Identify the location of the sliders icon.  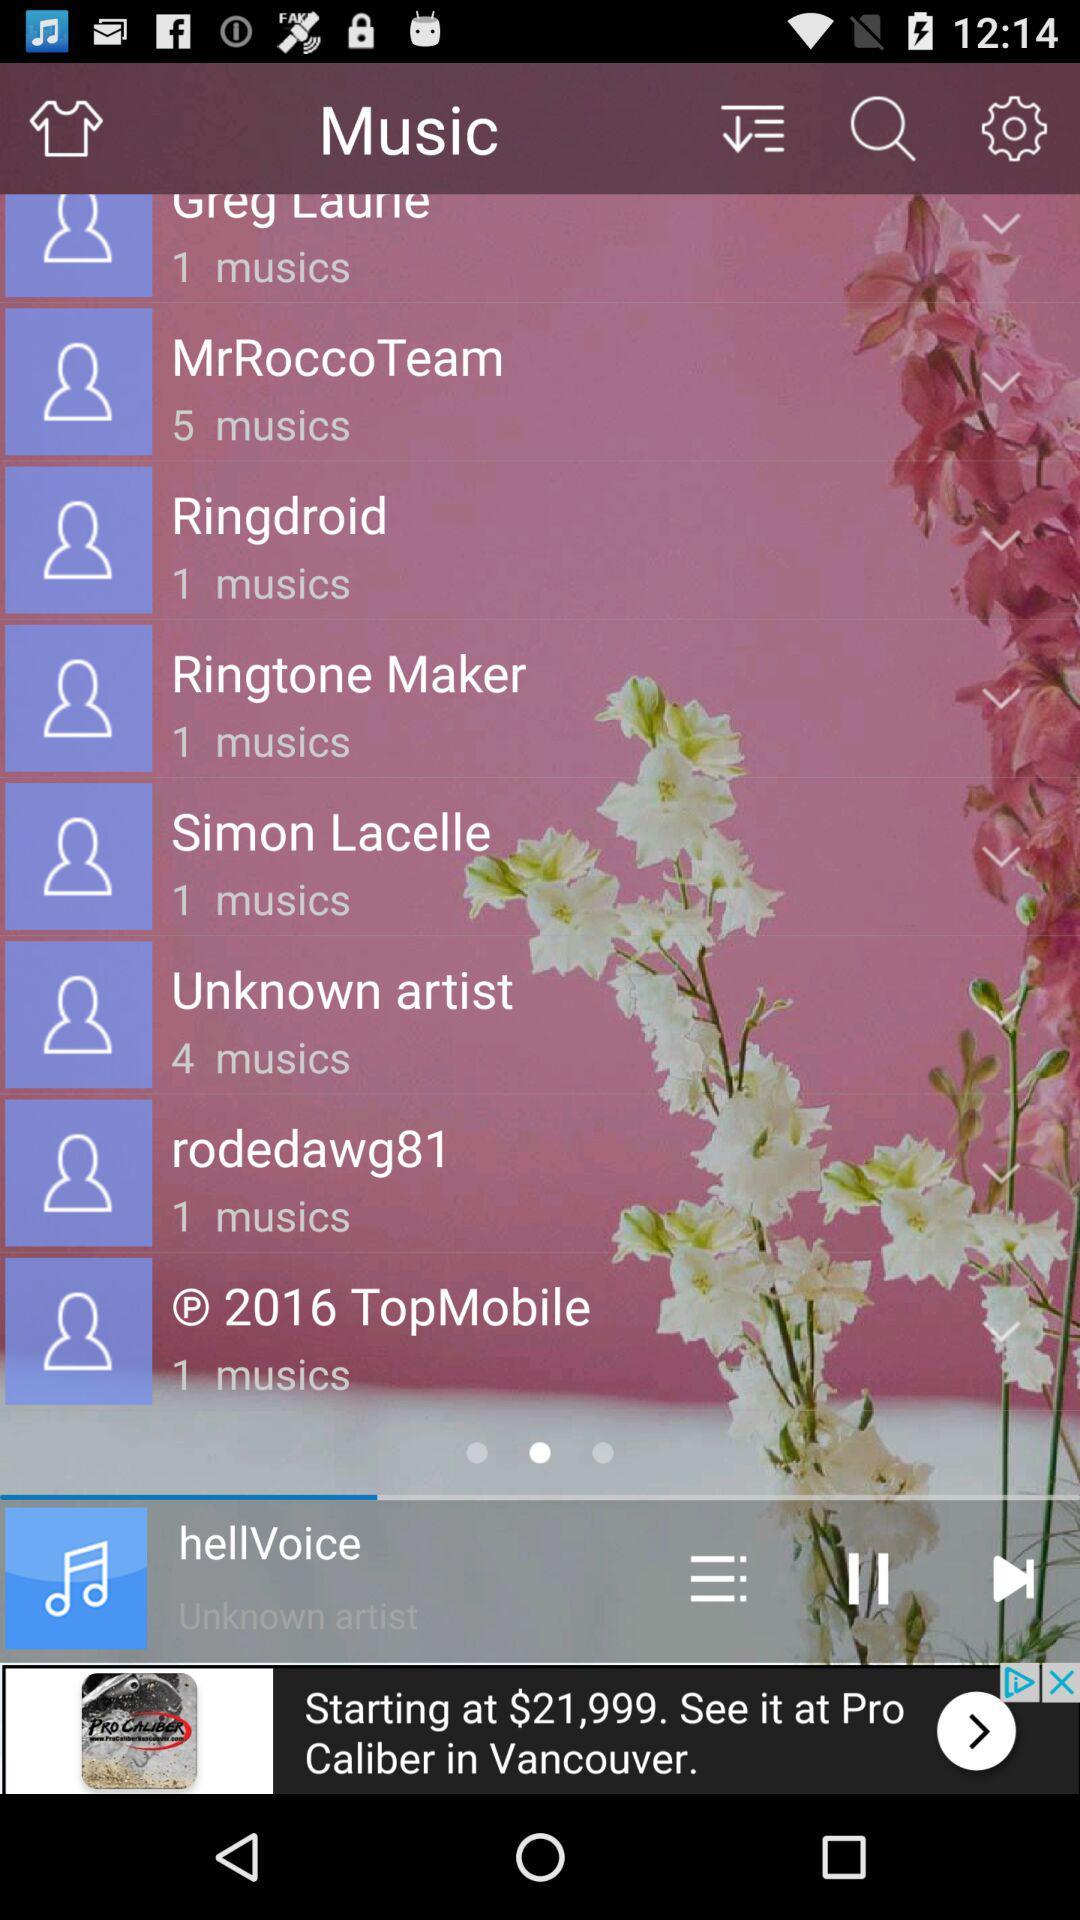
(717, 1688).